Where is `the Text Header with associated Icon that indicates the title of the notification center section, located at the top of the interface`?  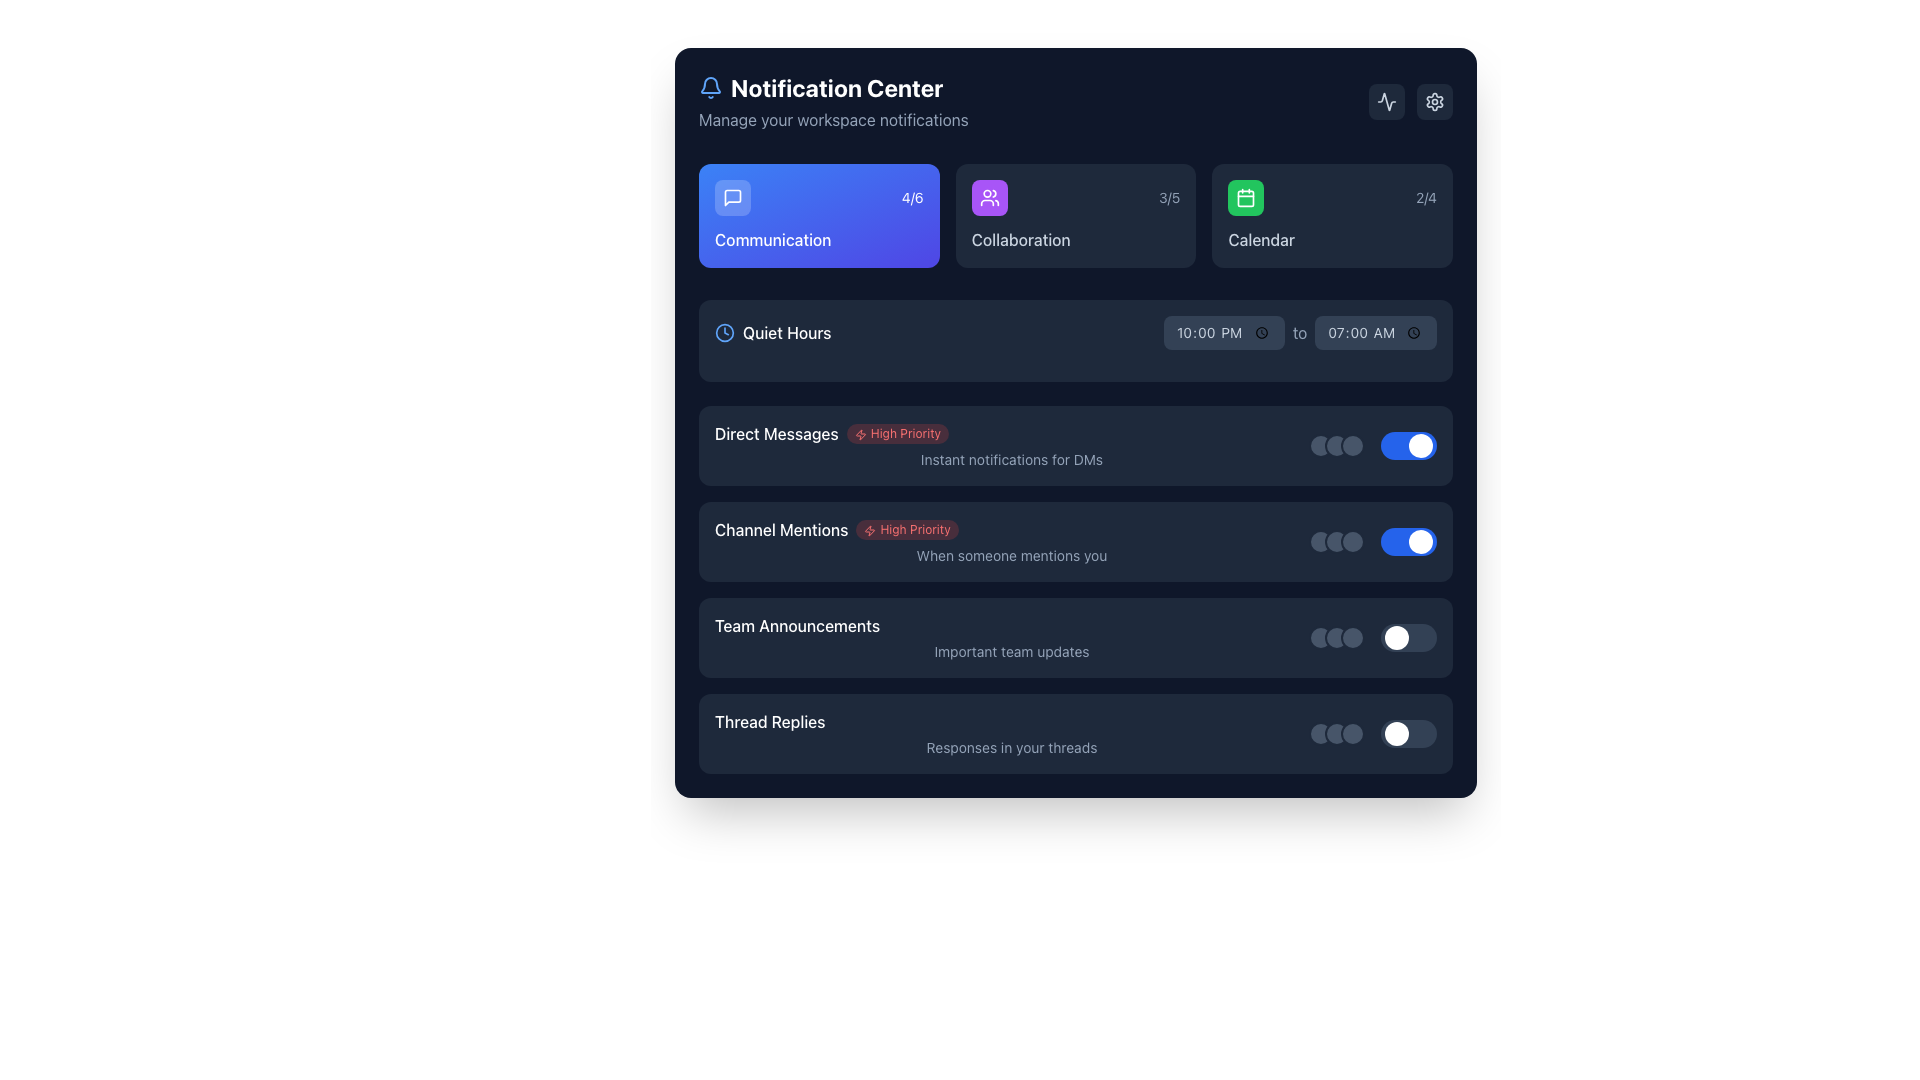
the Text Header with associated Icon that indicates the title of the notification center section, located at the top of the interface is located at coordinates (833, 87).